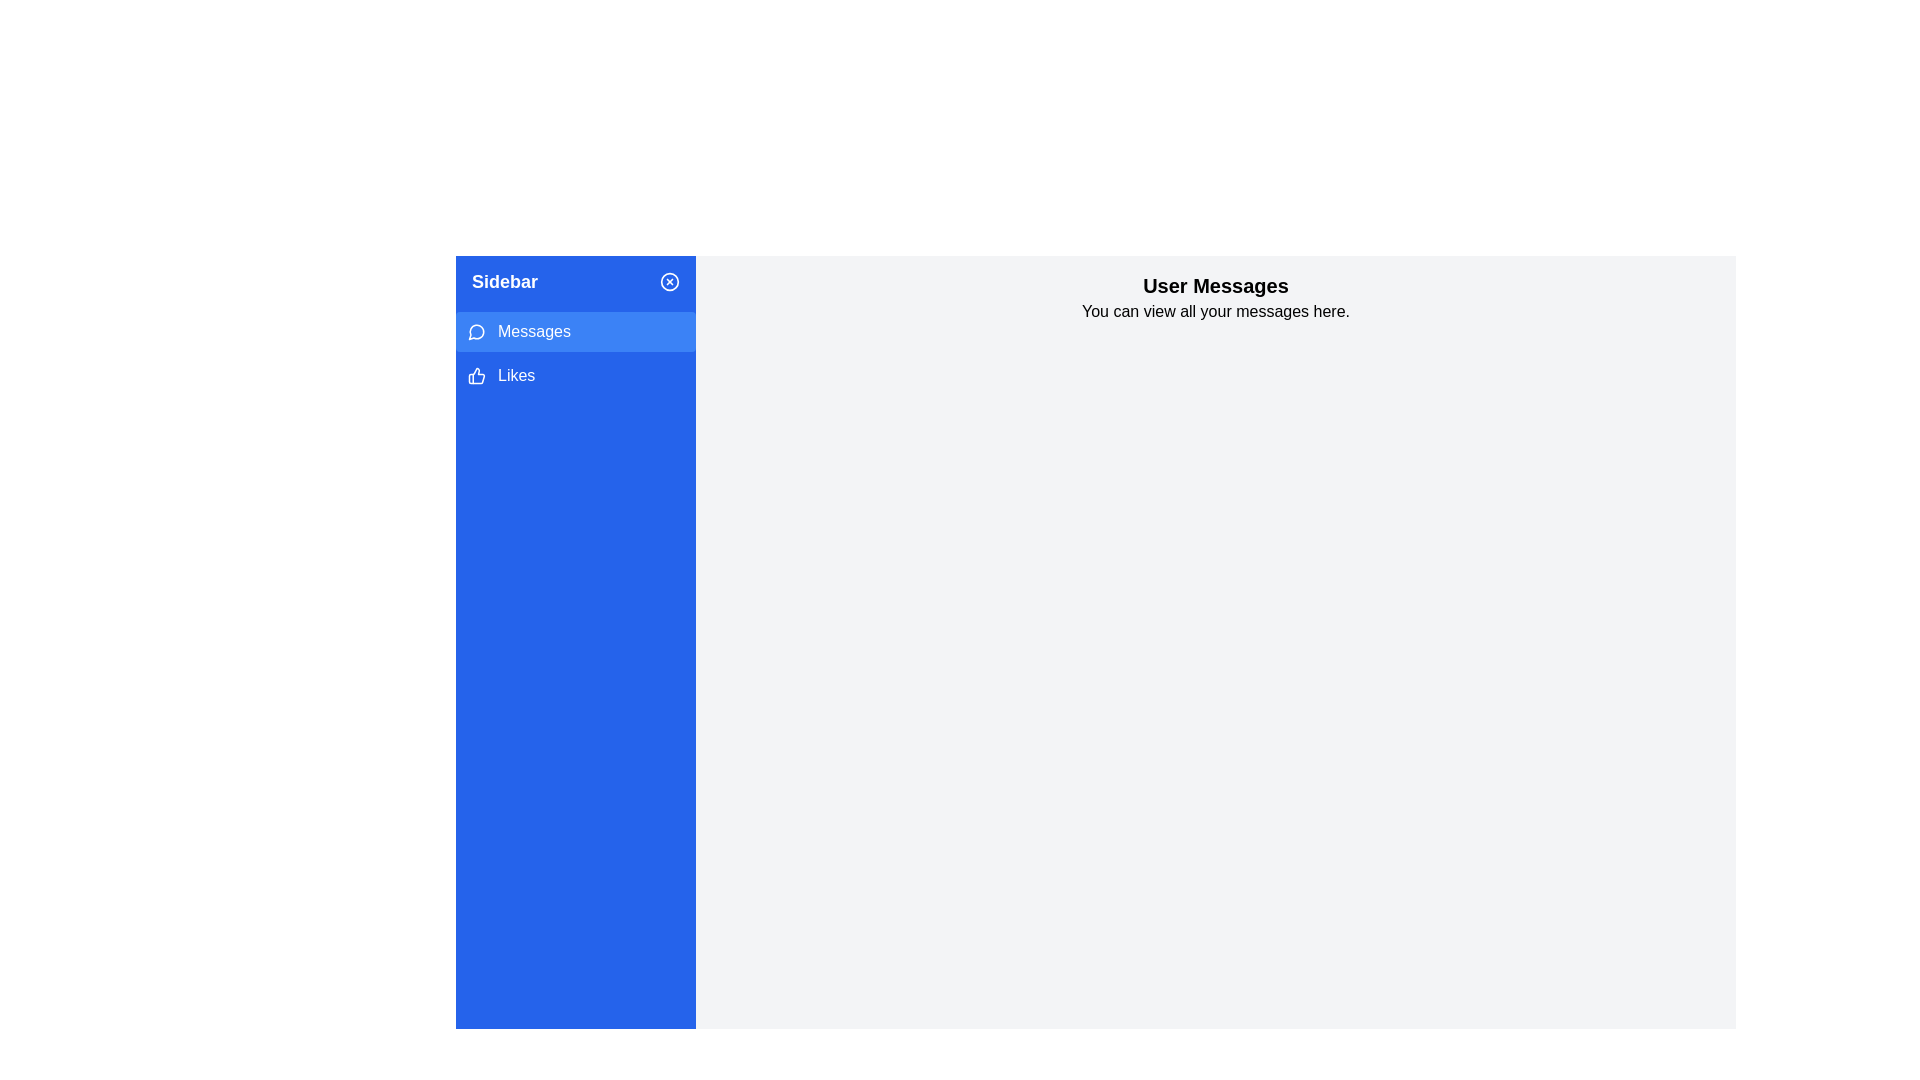 This screenshot has width=1920, height=1080. I want to click on the circular speech bubble icon outlined in gray, which is located in the sidebar under 'Messages', so click(475, 330).